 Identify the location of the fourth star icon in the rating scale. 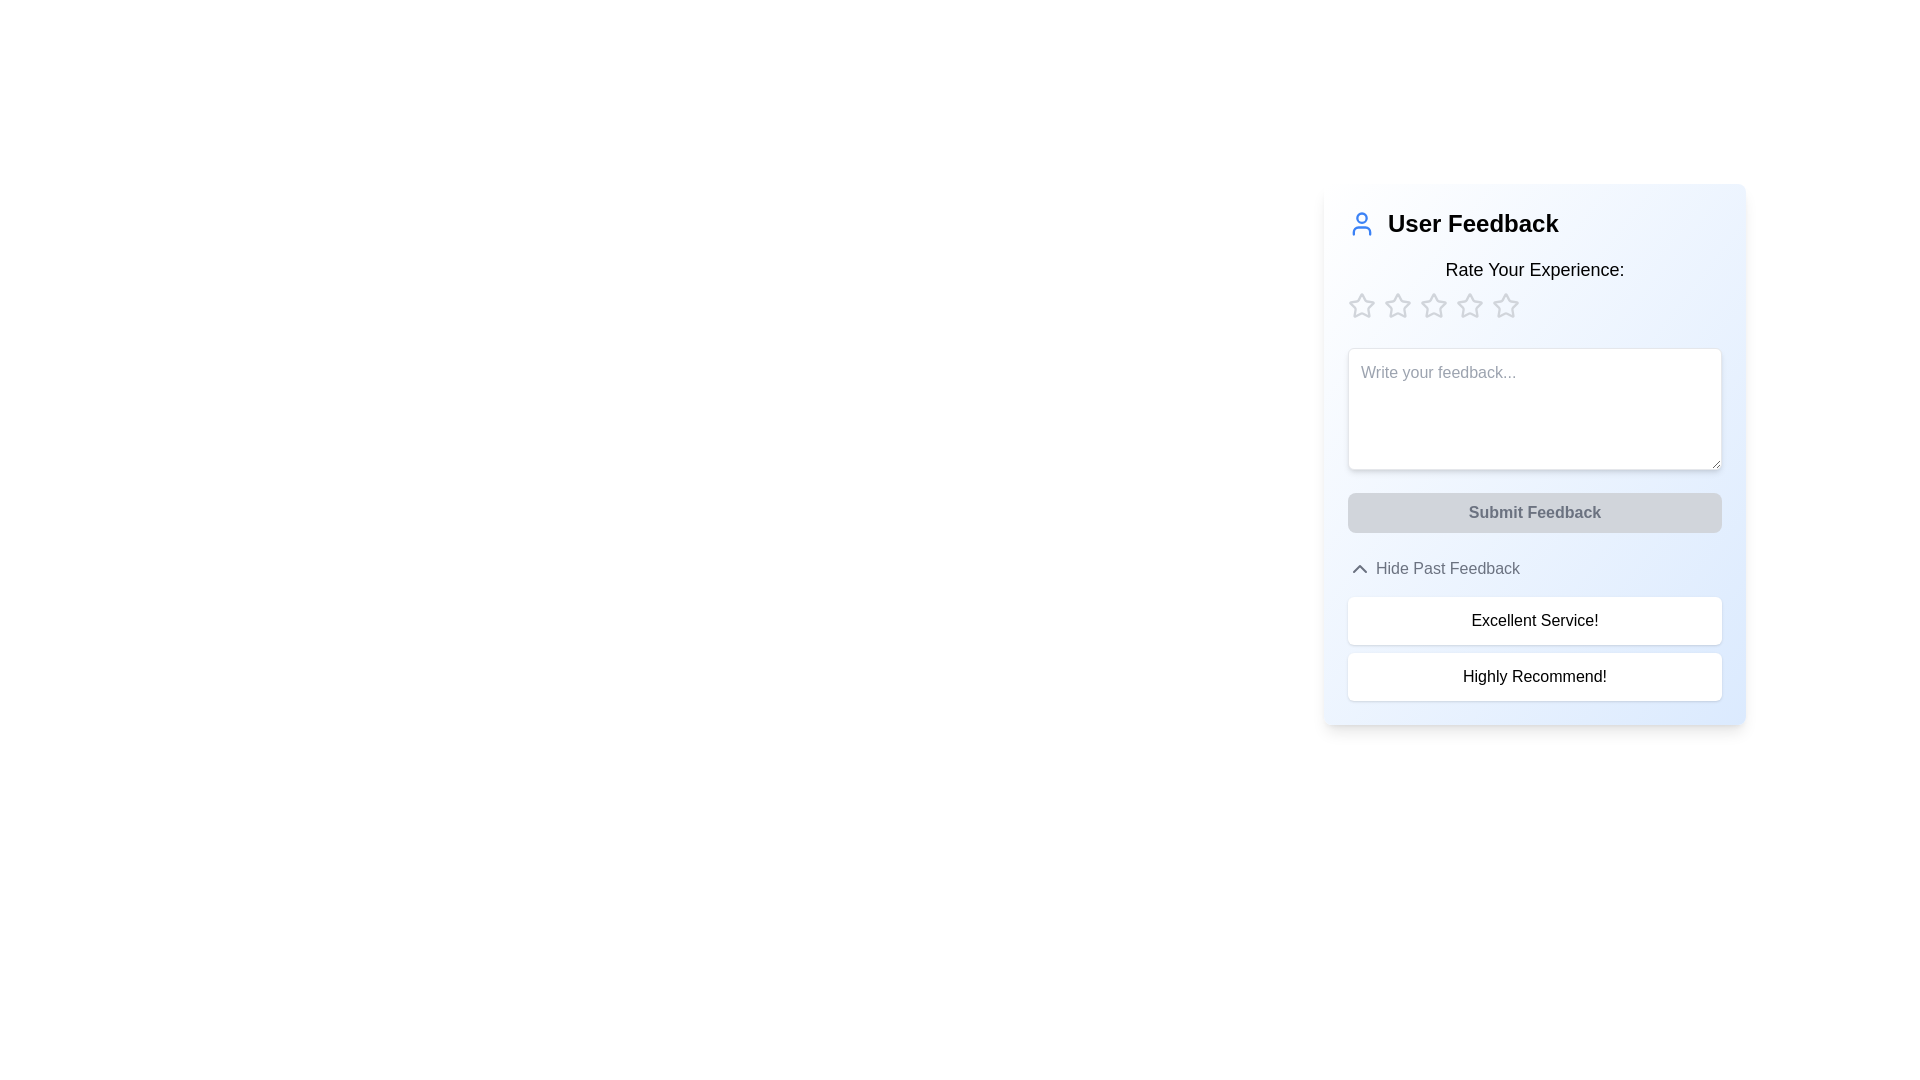
(1506, 305).